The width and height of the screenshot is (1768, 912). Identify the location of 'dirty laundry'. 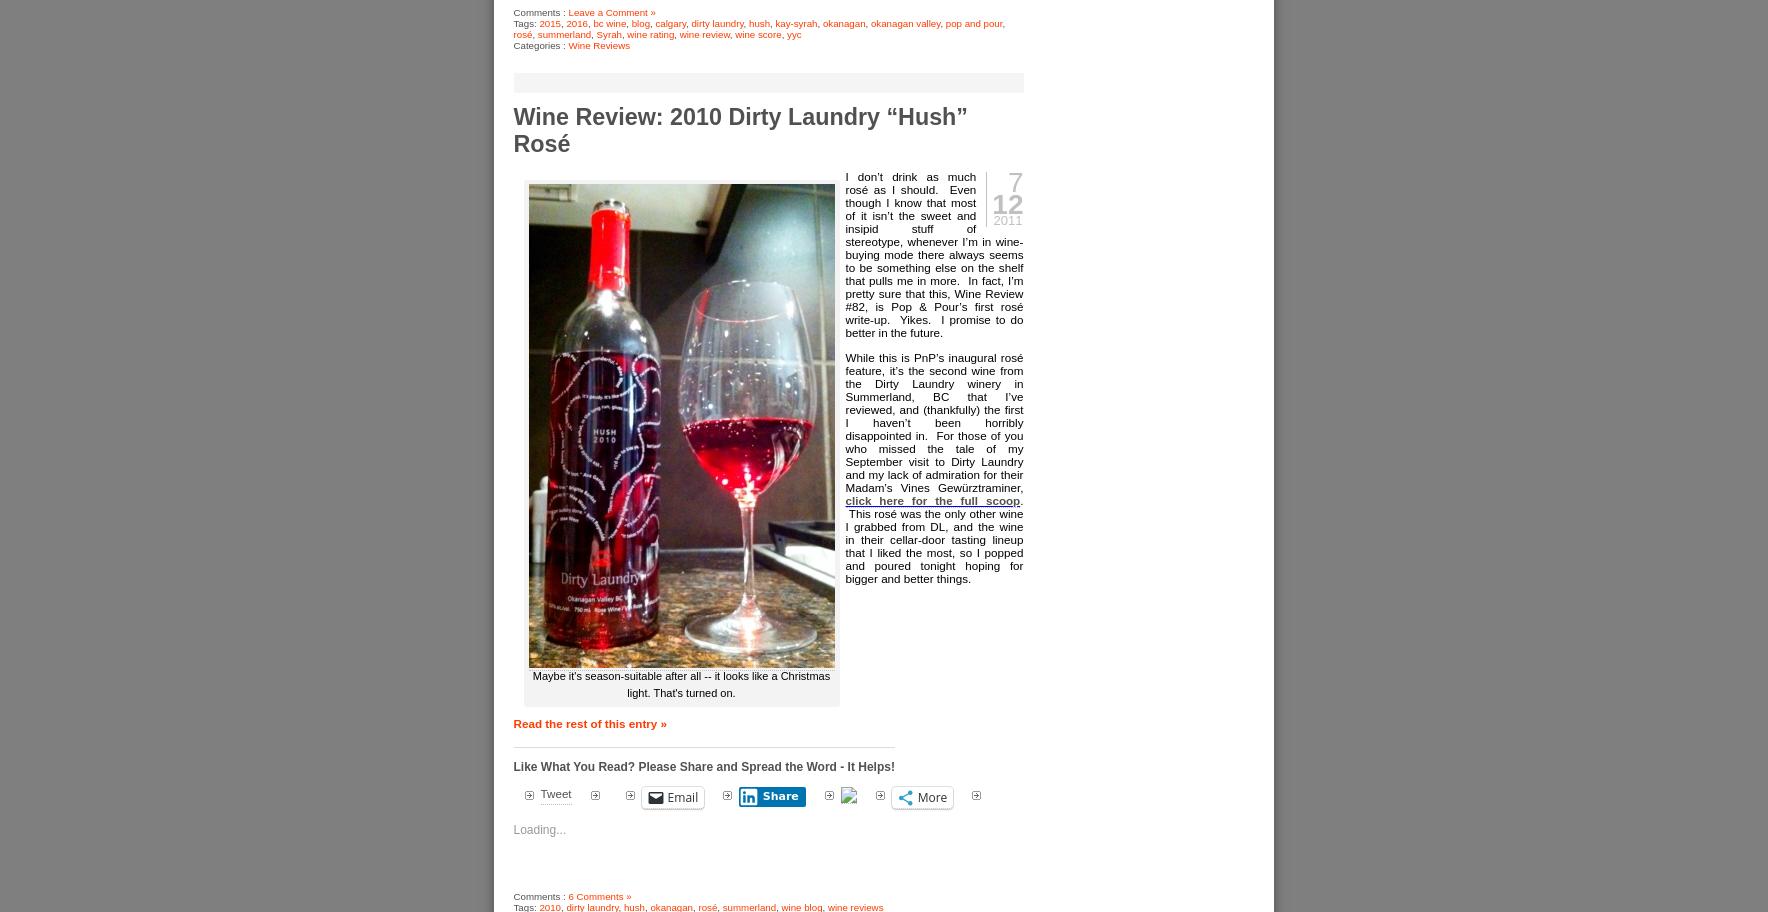
(716, 22).